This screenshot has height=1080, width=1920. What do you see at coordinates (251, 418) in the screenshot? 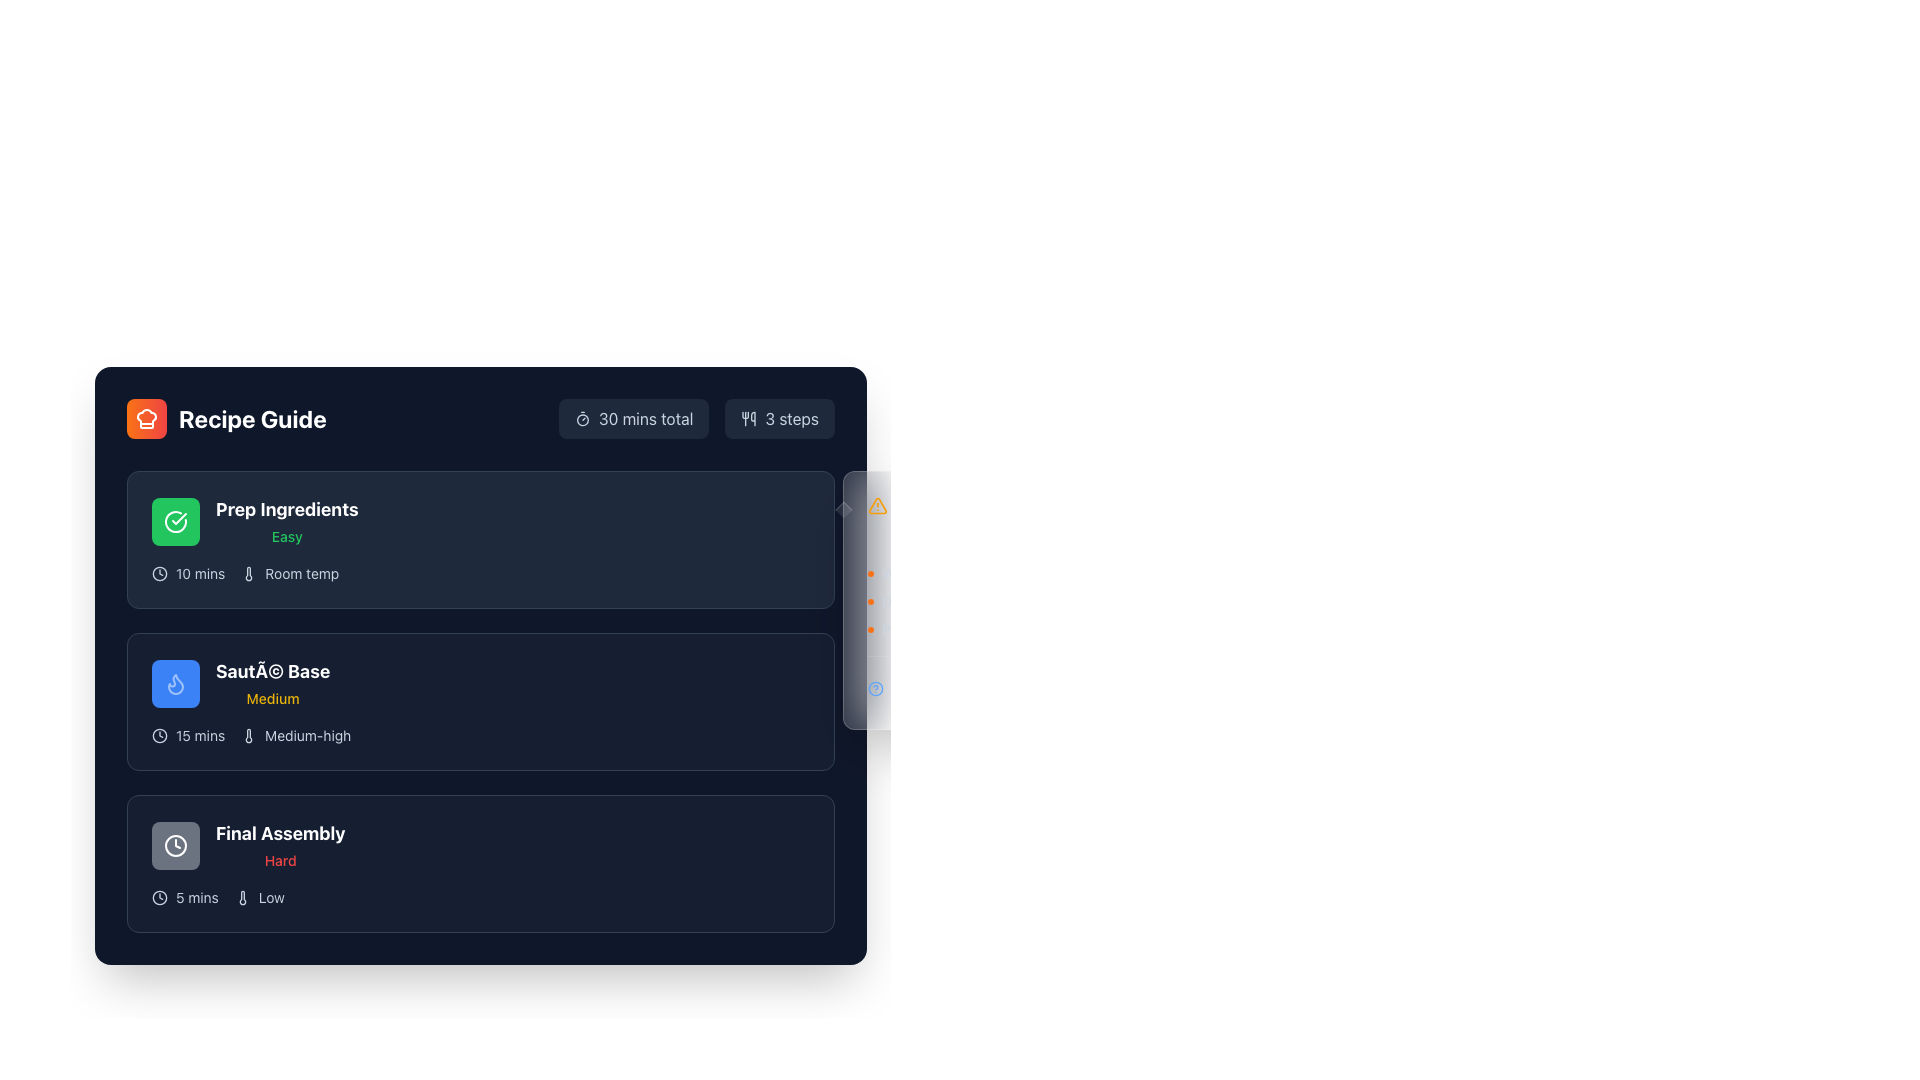
I see `the 'Recipe Guide' text label which serves as a title or heading for the interface, providing context to users` at bounding box center [251, 418].